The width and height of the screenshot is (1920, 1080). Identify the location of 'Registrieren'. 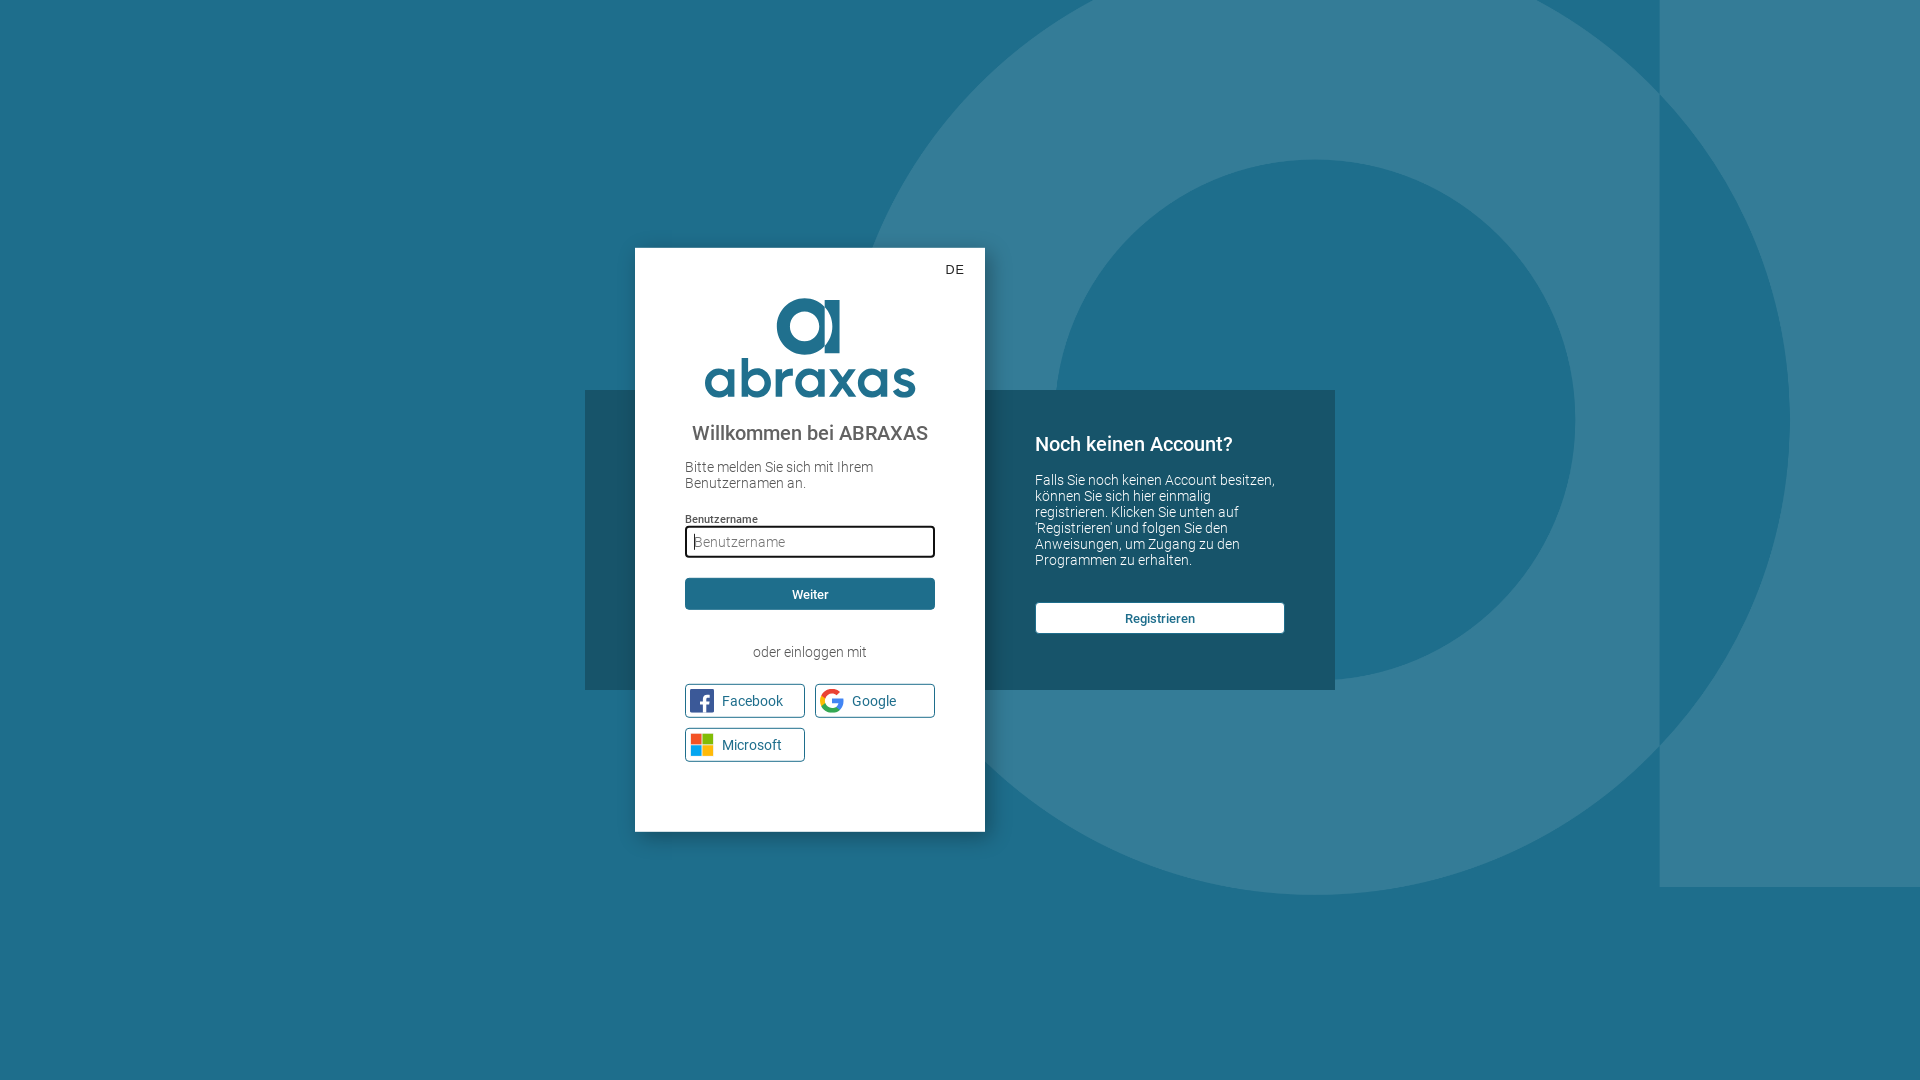
(1160, 616).